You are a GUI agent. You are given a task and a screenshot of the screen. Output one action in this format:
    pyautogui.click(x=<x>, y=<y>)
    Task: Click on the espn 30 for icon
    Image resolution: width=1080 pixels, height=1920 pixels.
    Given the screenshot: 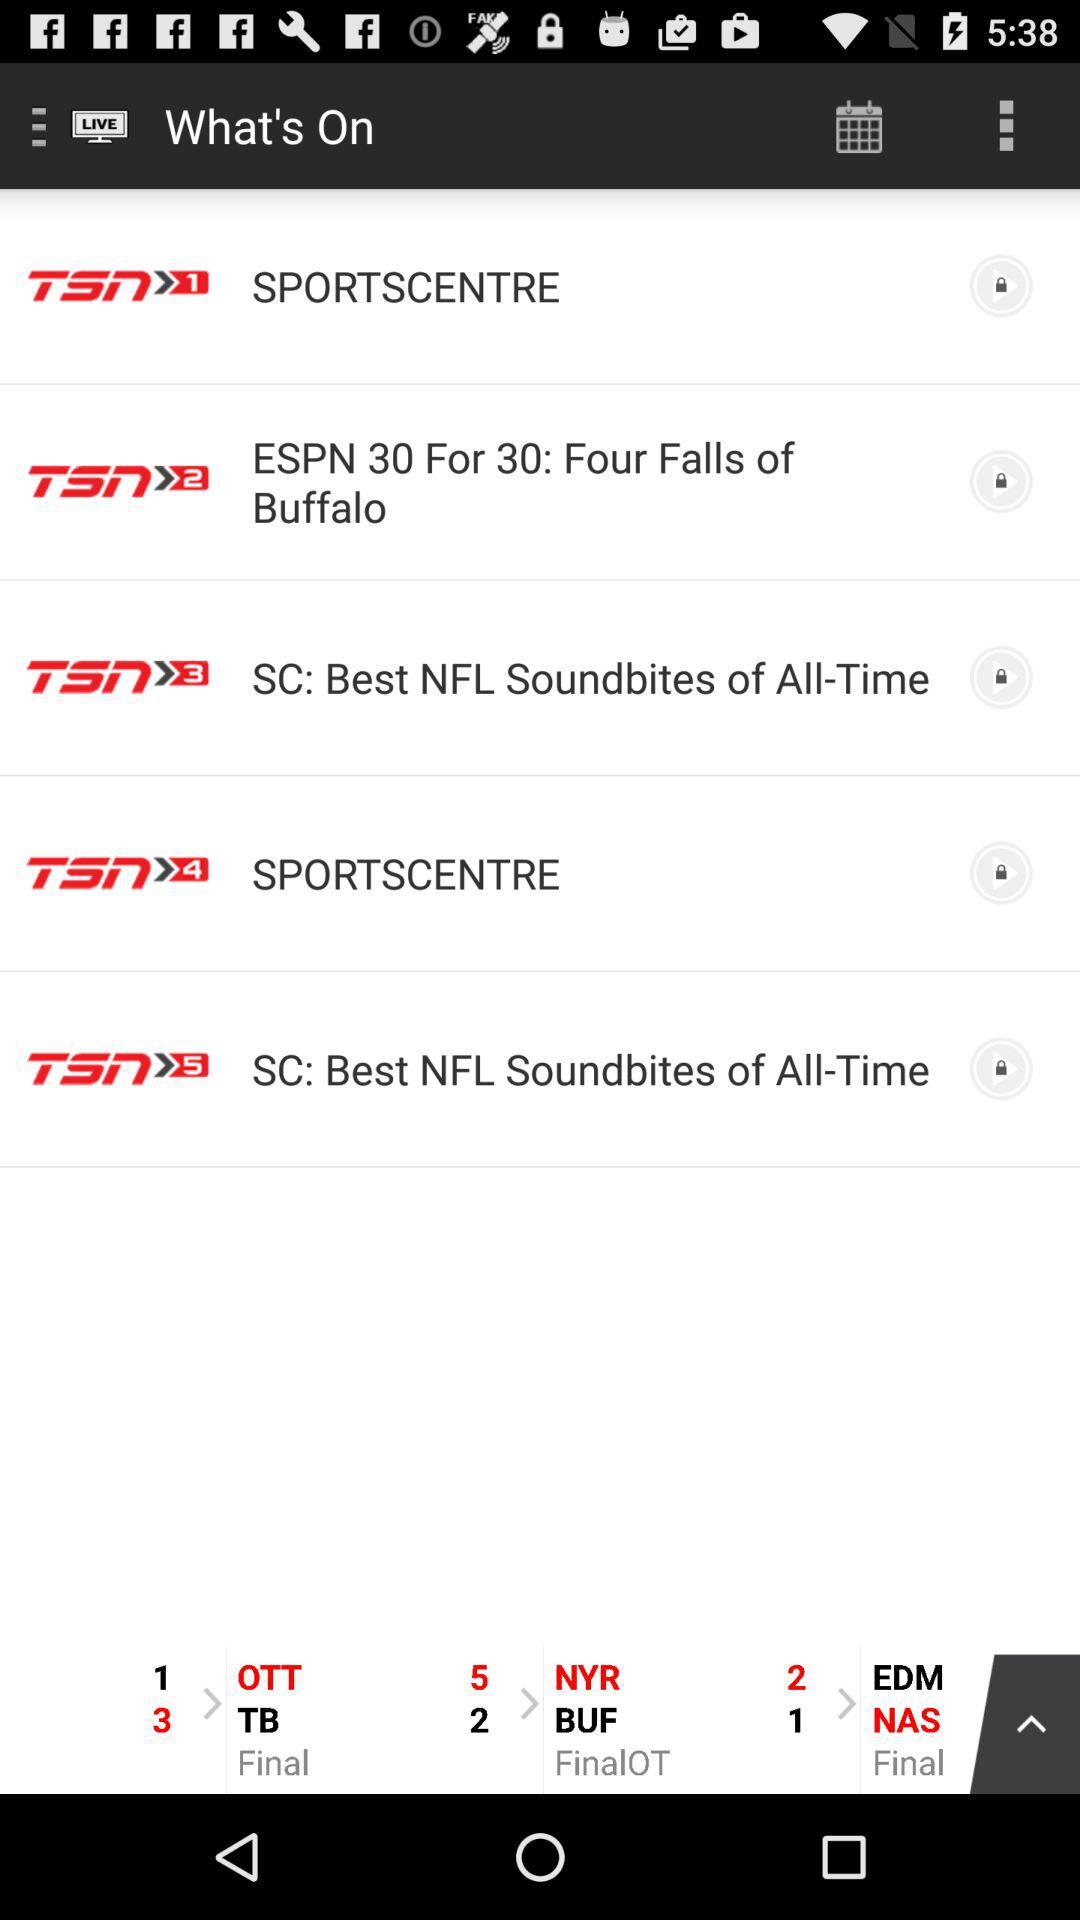 What is the action you would take?
    pyautogui.click(x=592, y=481)
    